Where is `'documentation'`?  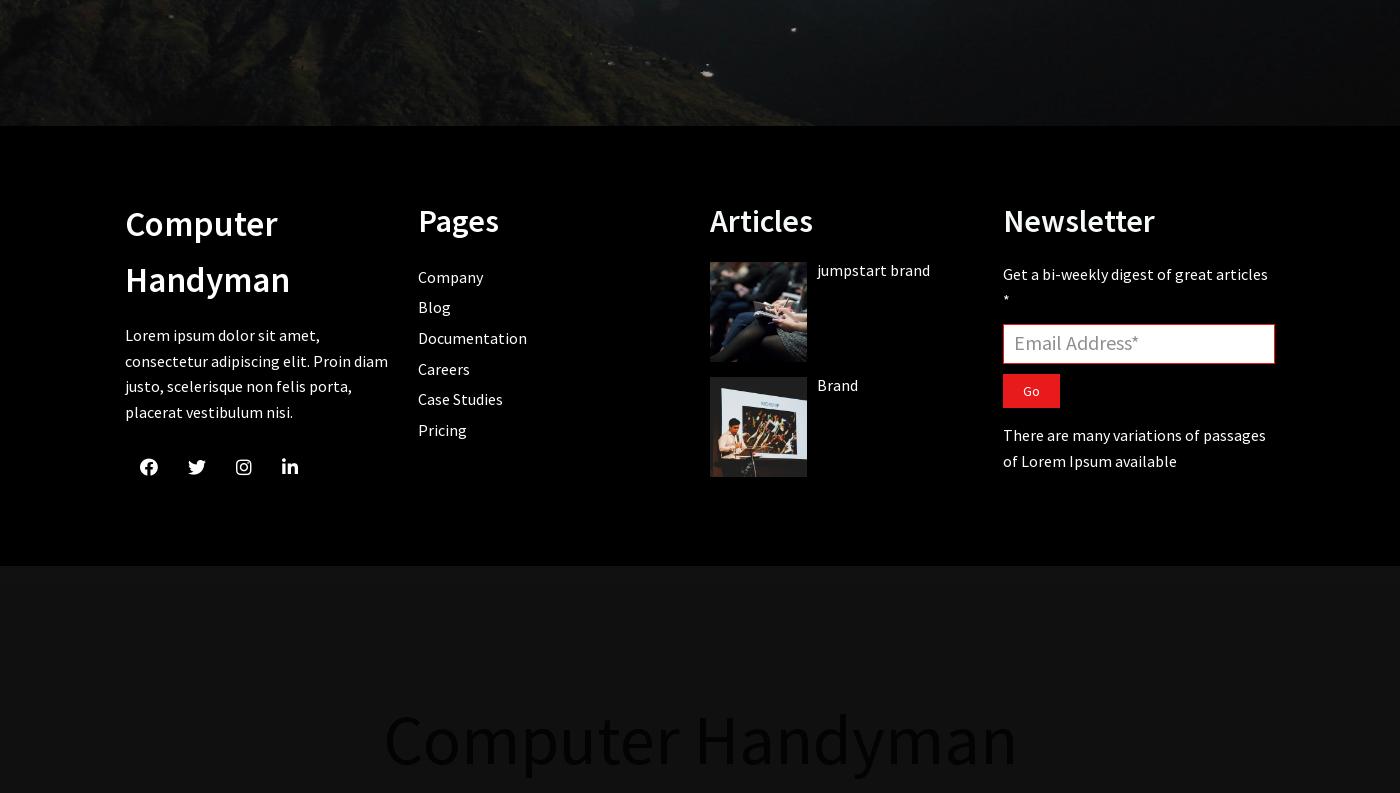 'documentation' is located at coordinates (417, 337).